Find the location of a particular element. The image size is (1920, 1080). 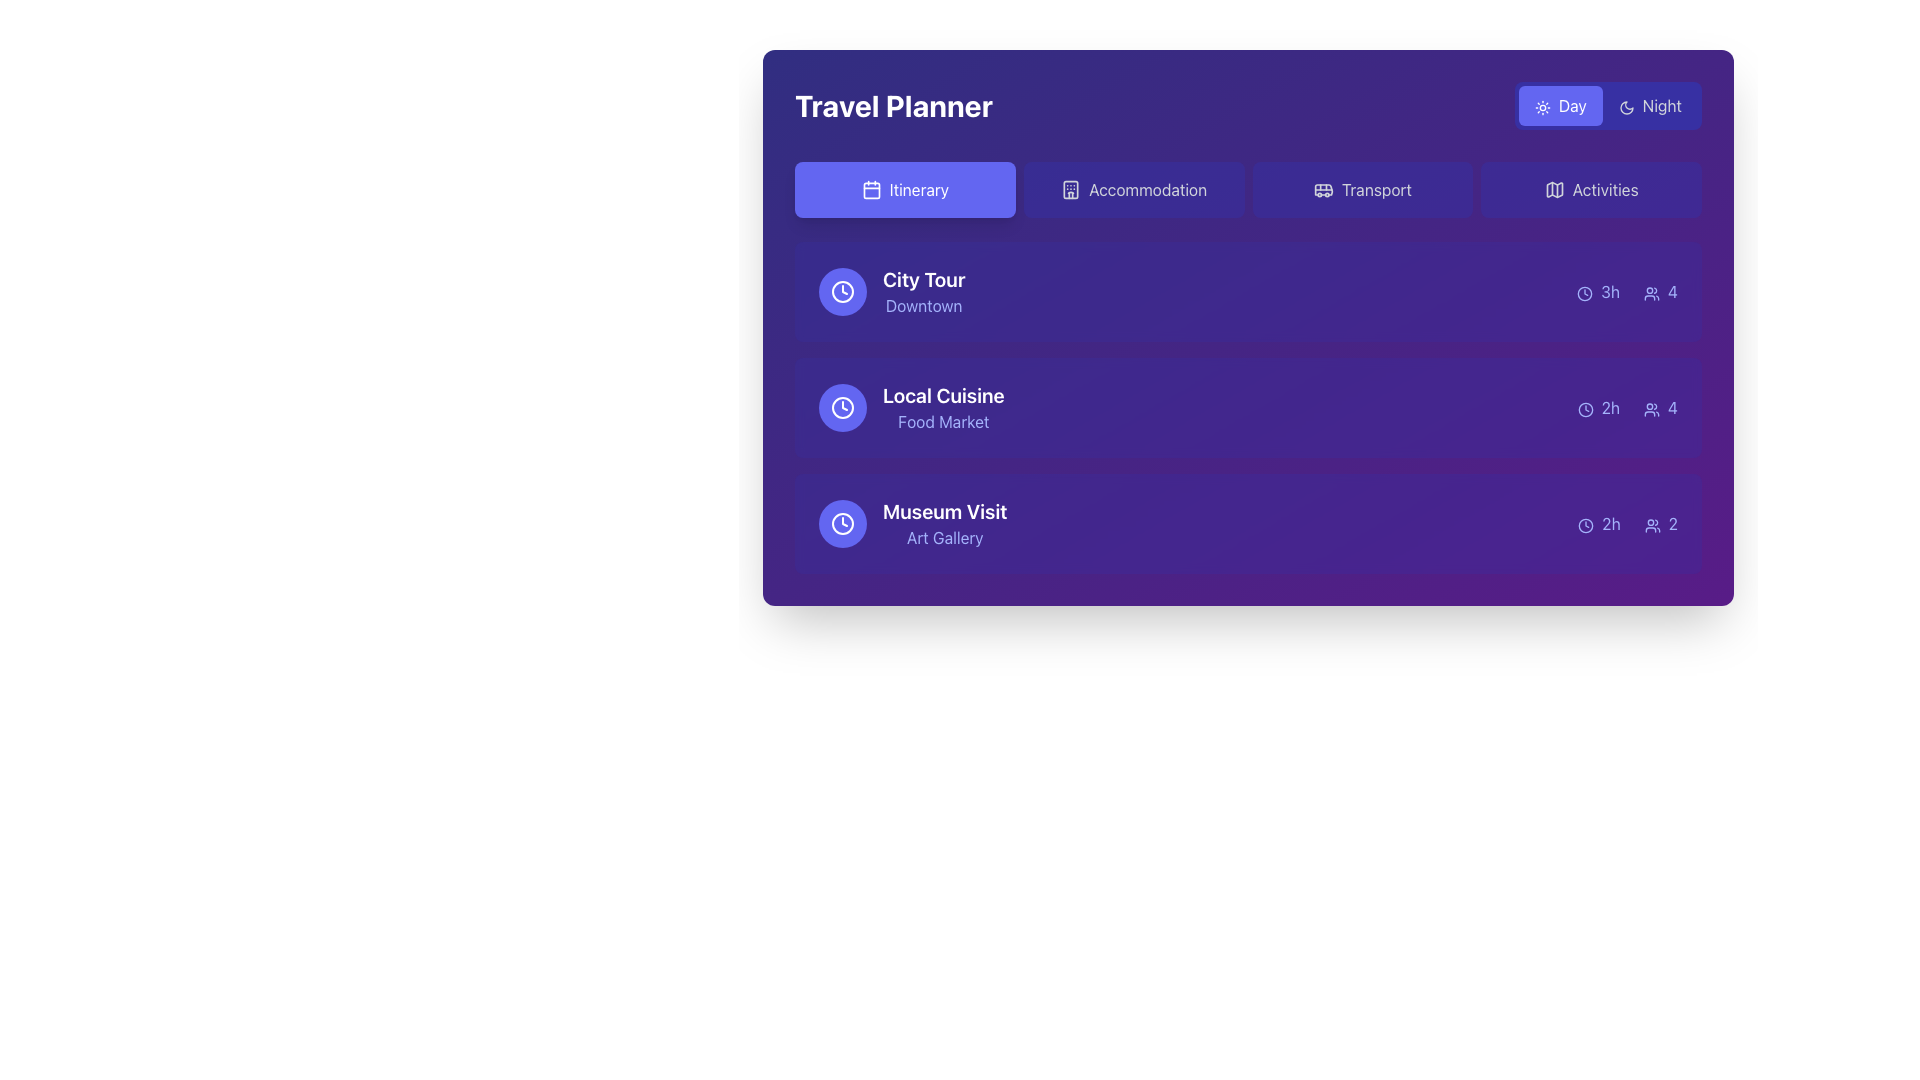

the 'Local Cuisine' list item is located at coordinates (1247, 407).